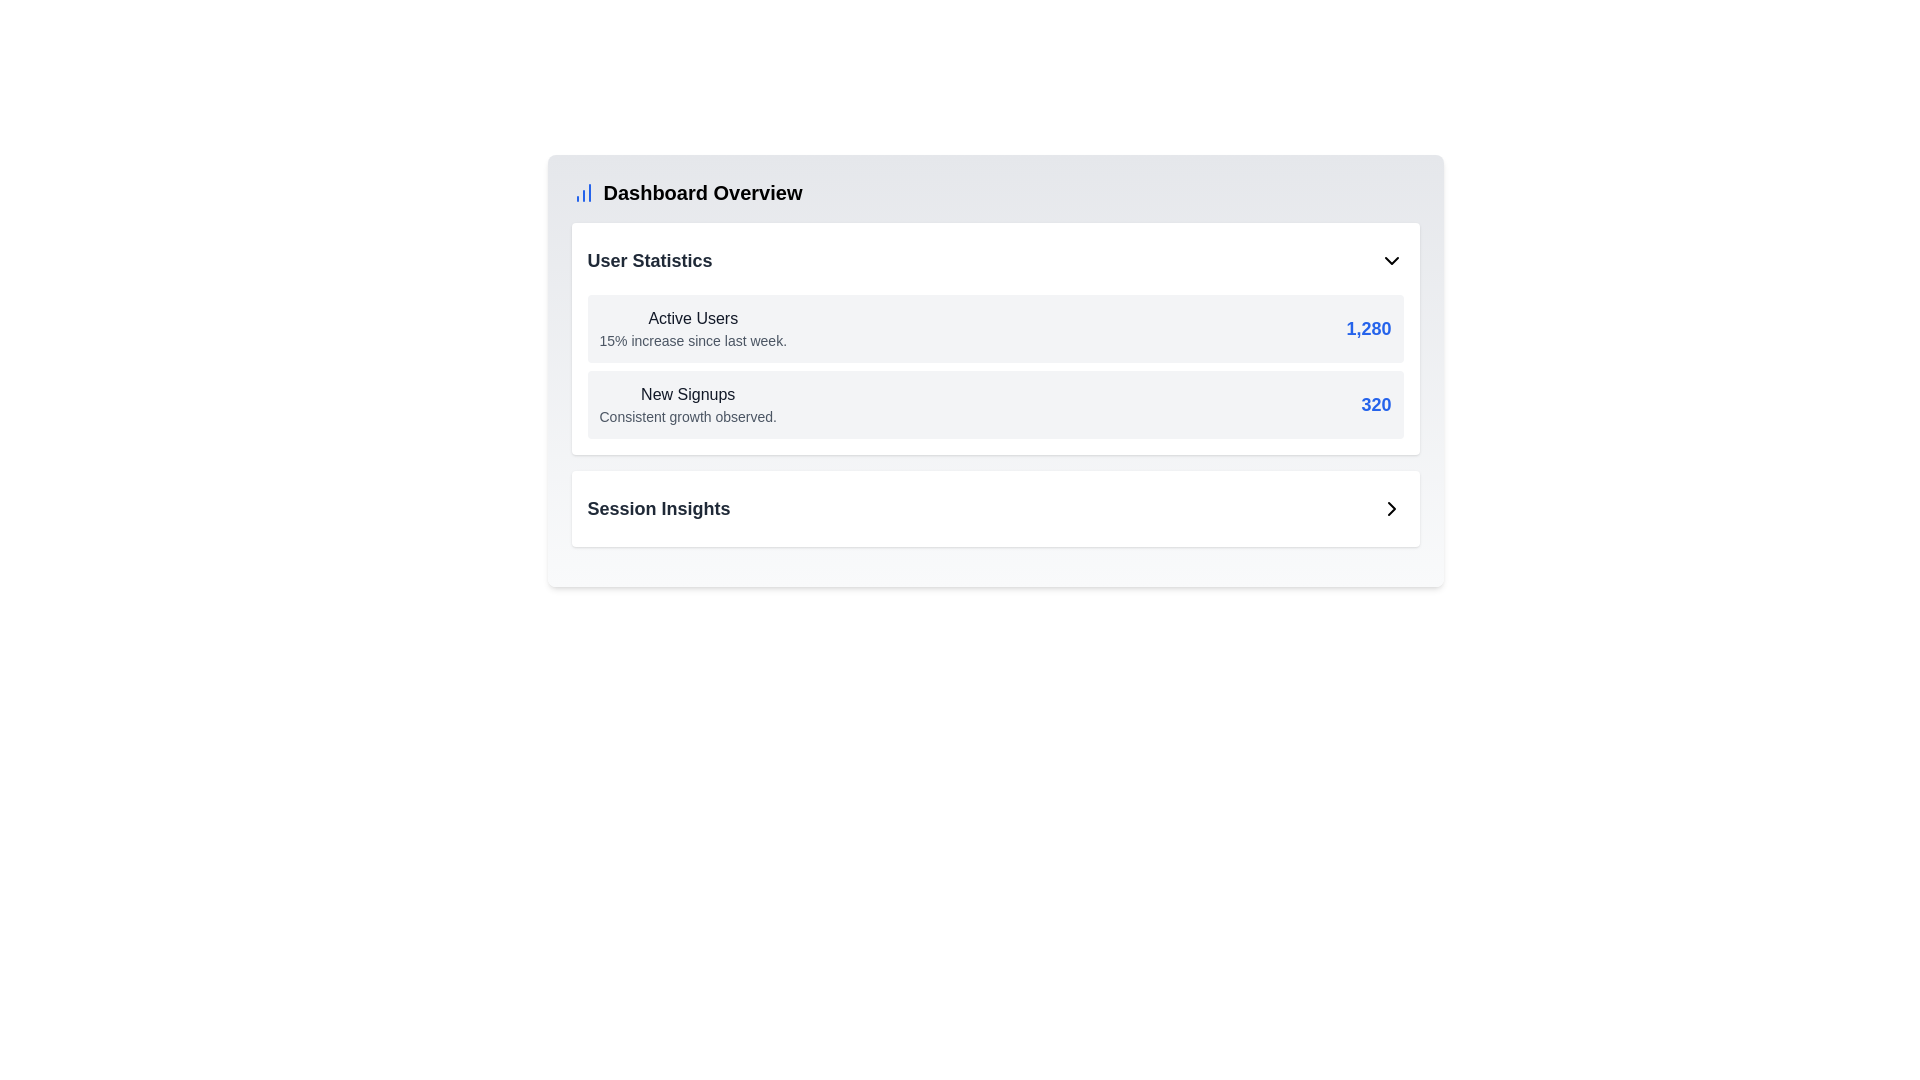  What do you see at coordinates (1390, 260) in the screenshot?
I see `the downward-pointing chevron icon located to the right of the 'User Statistics' section header` at bounding box center [1390, 260].